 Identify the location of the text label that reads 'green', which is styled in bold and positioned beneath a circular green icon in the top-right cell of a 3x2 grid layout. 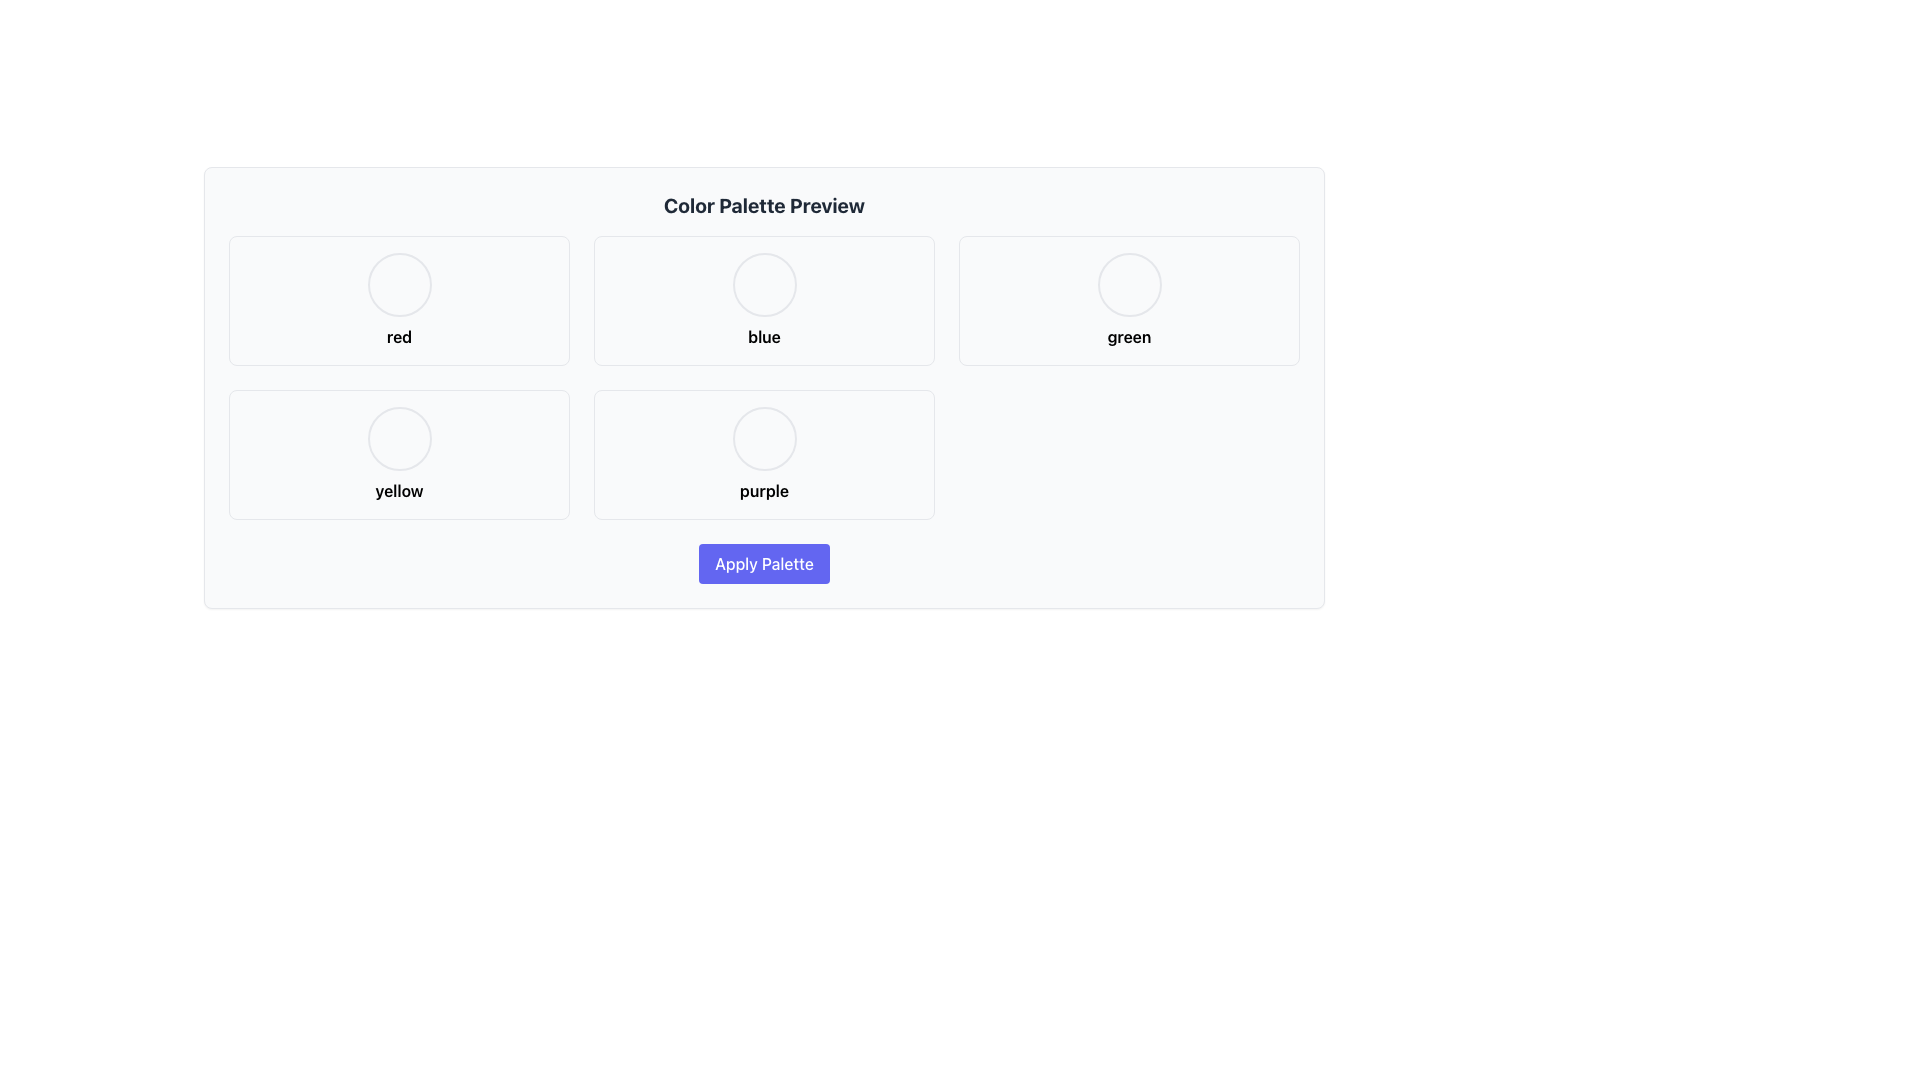
(1129, 335).